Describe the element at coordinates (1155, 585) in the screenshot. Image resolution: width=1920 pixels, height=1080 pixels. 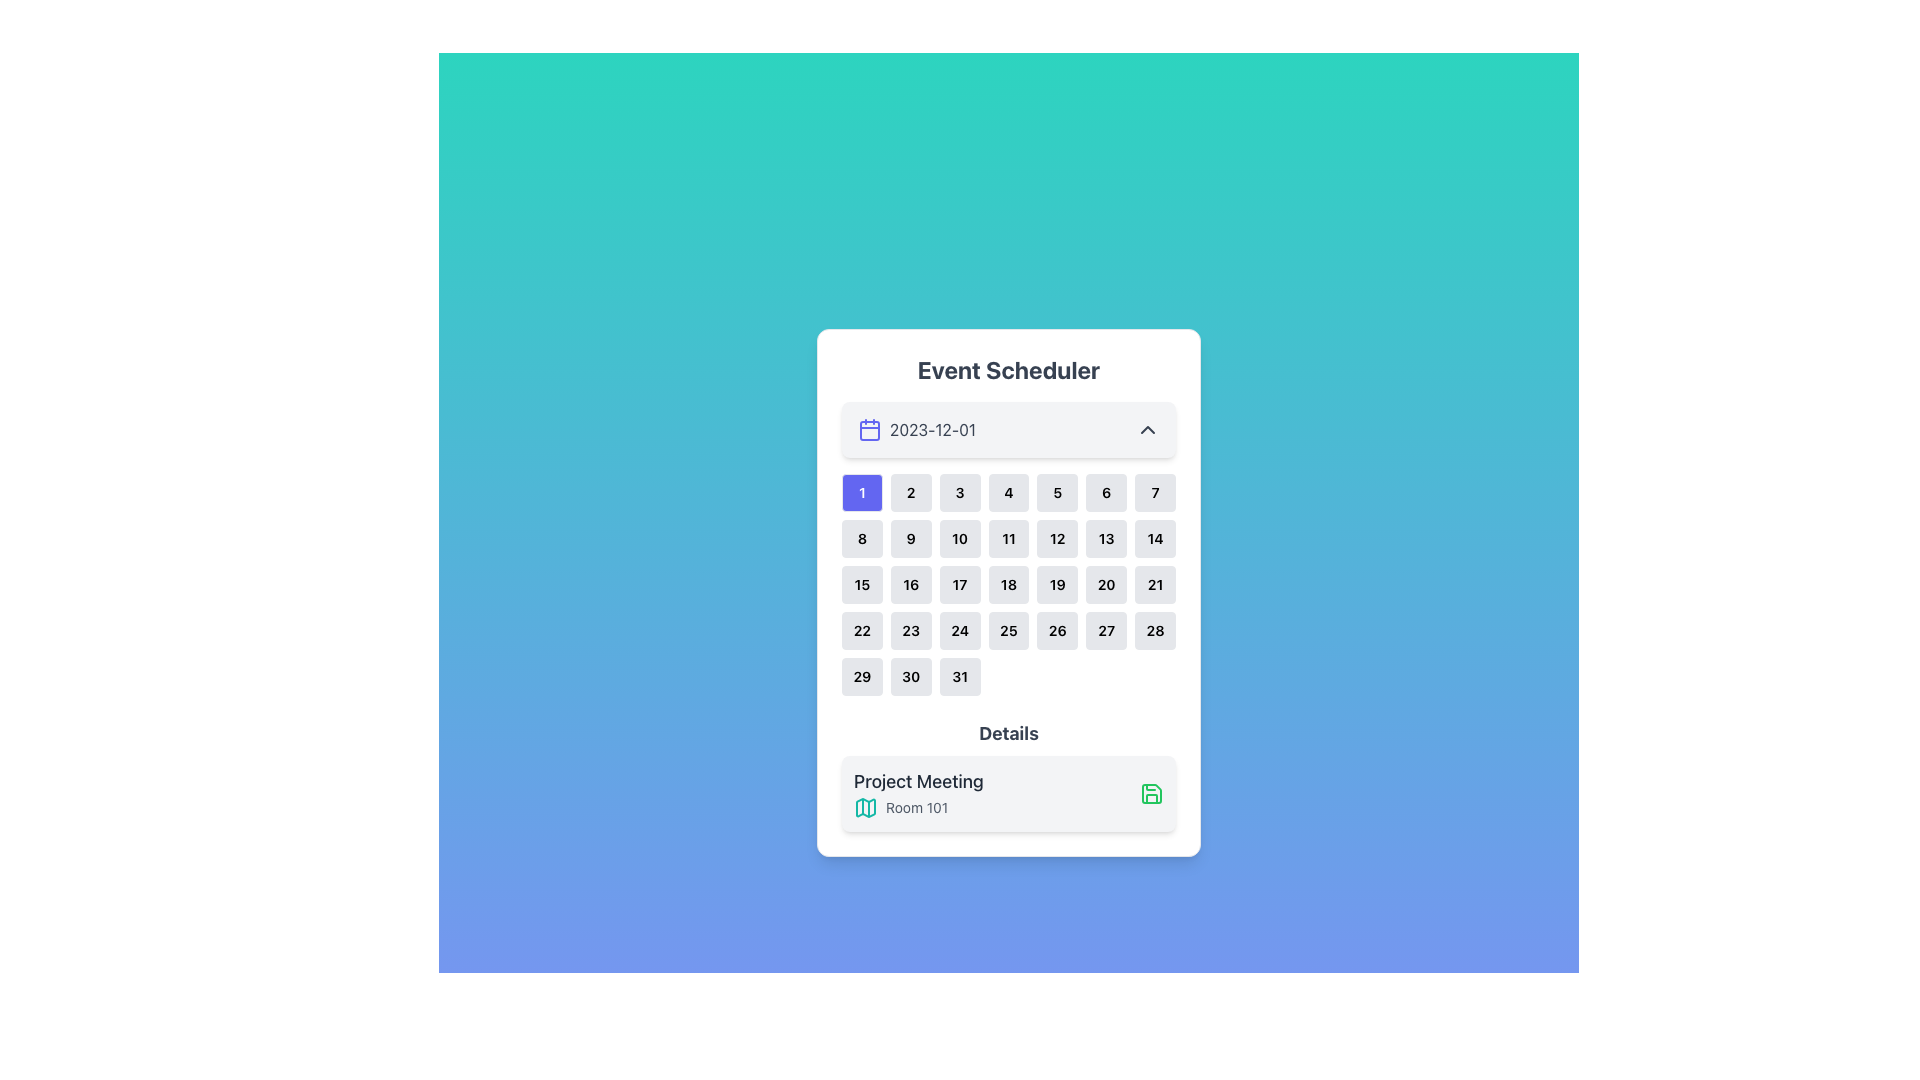
I see `the date selector button located in the fourth row and seventh column of the calendar grid` at that location.